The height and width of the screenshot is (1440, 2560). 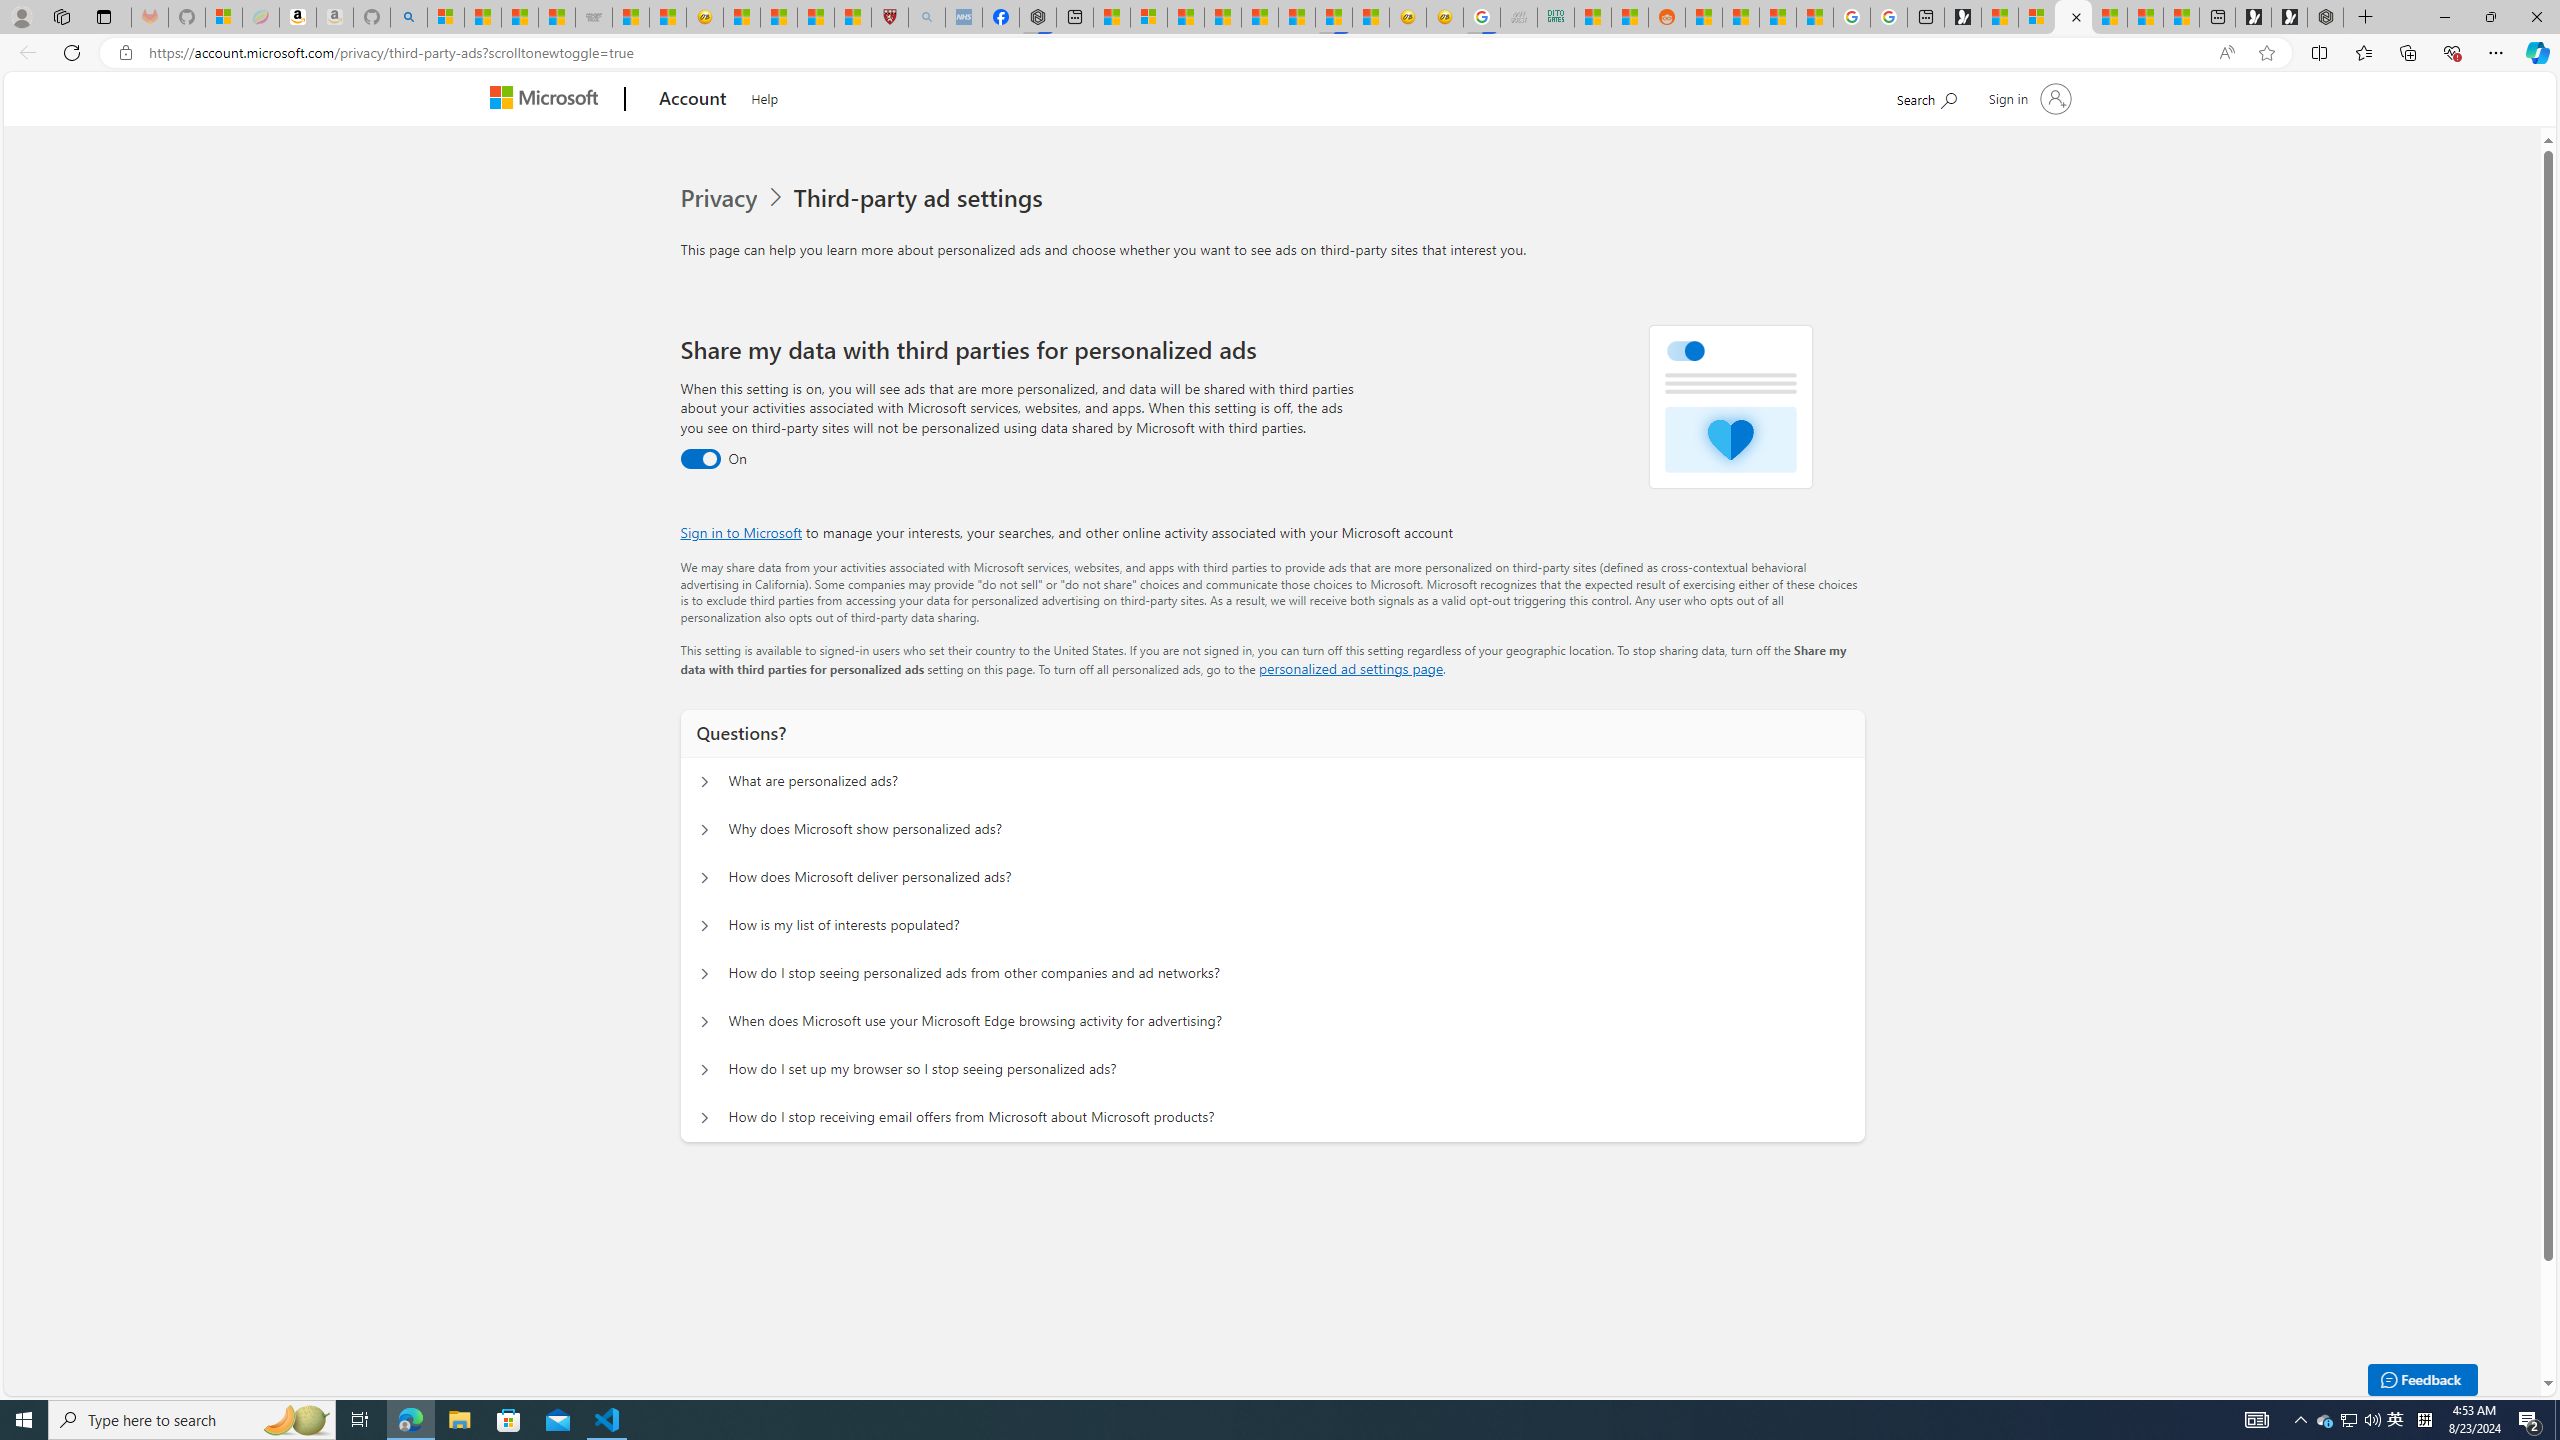 I want to click on 'Questions? What are personalized ads?', so click(x=705, y=781).